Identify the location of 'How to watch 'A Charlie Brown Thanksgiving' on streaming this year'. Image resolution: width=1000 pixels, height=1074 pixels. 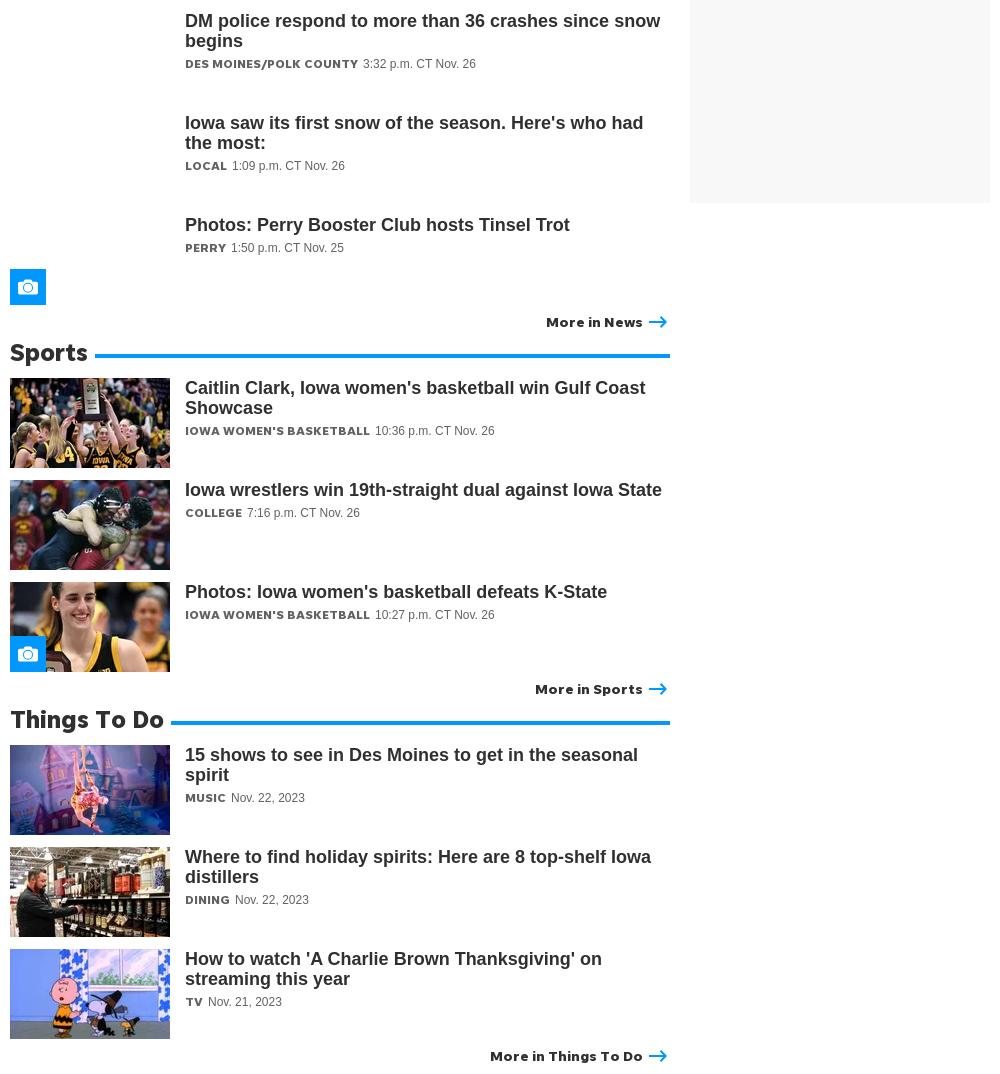
(393, 967).